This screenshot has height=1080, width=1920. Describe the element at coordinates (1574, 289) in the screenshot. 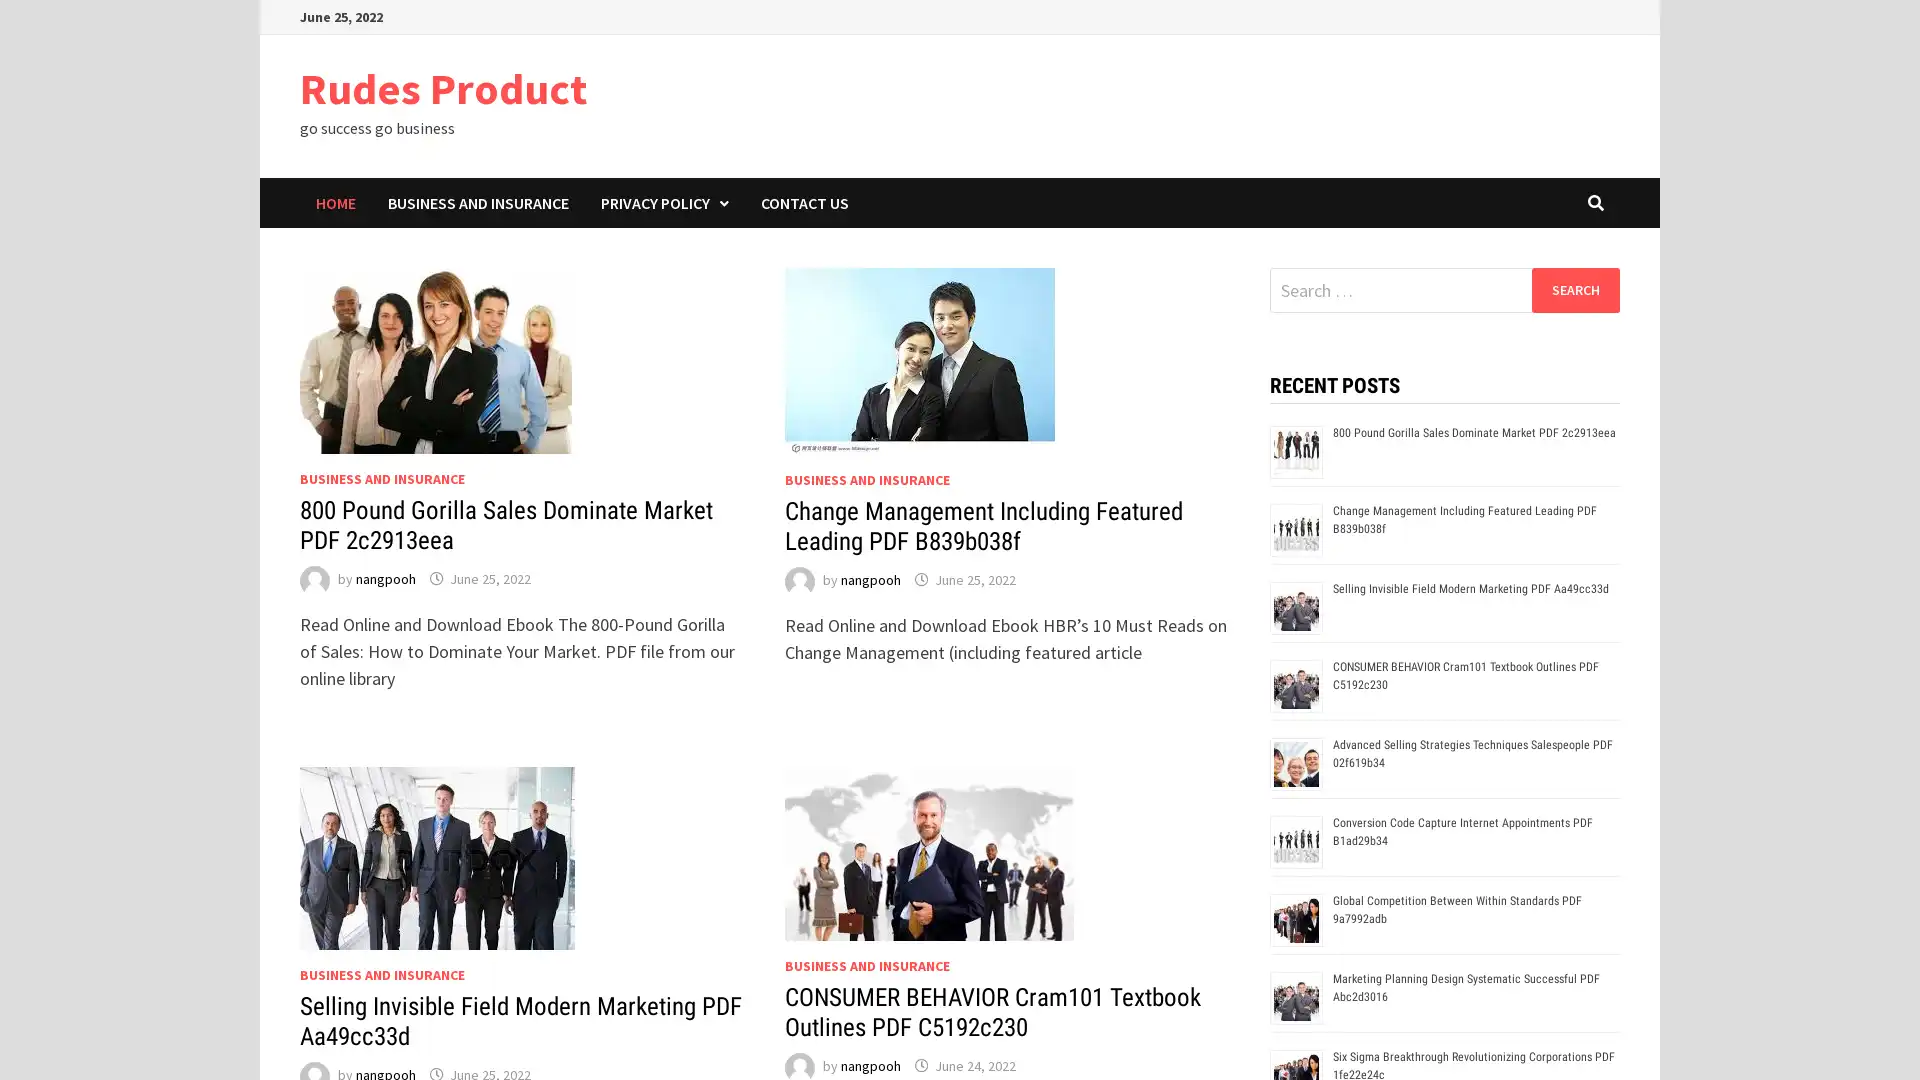

I see `Search` at that location.